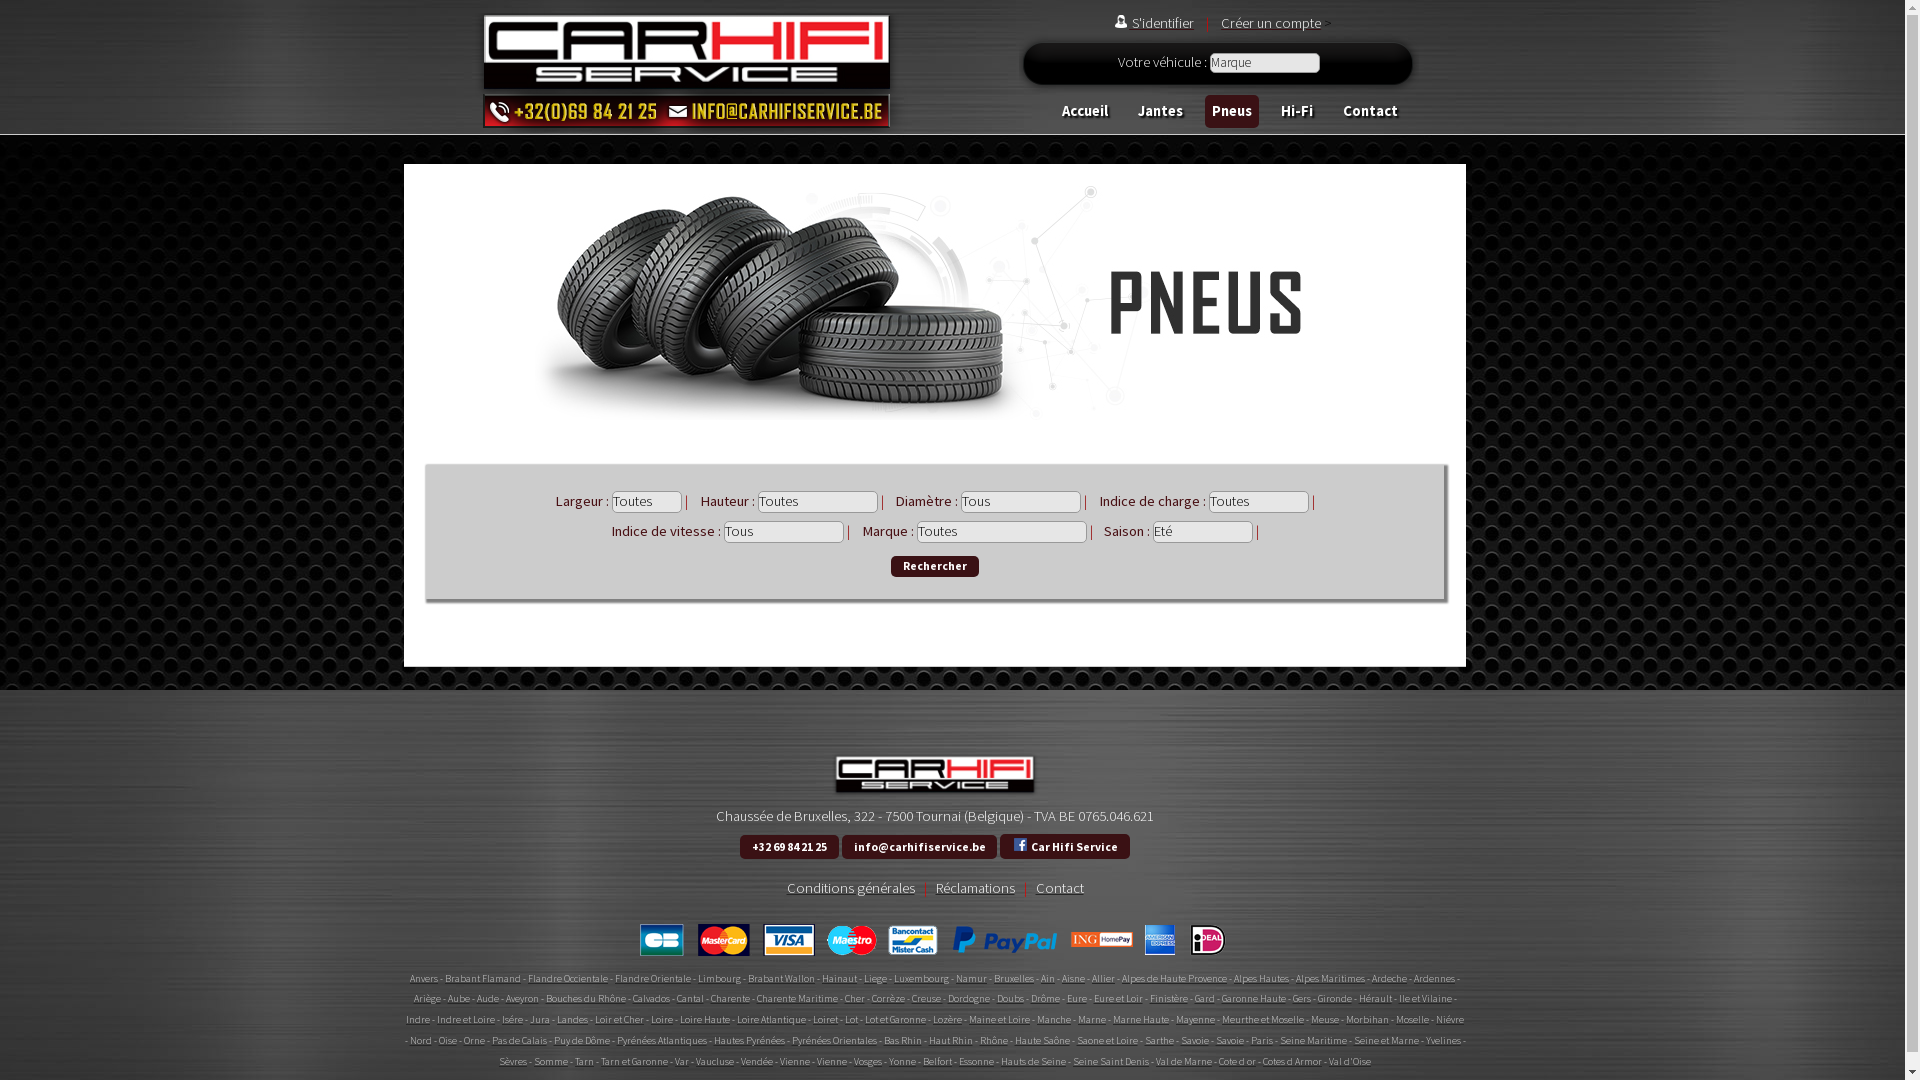 This screenshot has height=1080, width=1920. What do you see at coordinates (936, 1060) in the screenshot?
I see `'Belfort'` at bounding box center [936, 1060].